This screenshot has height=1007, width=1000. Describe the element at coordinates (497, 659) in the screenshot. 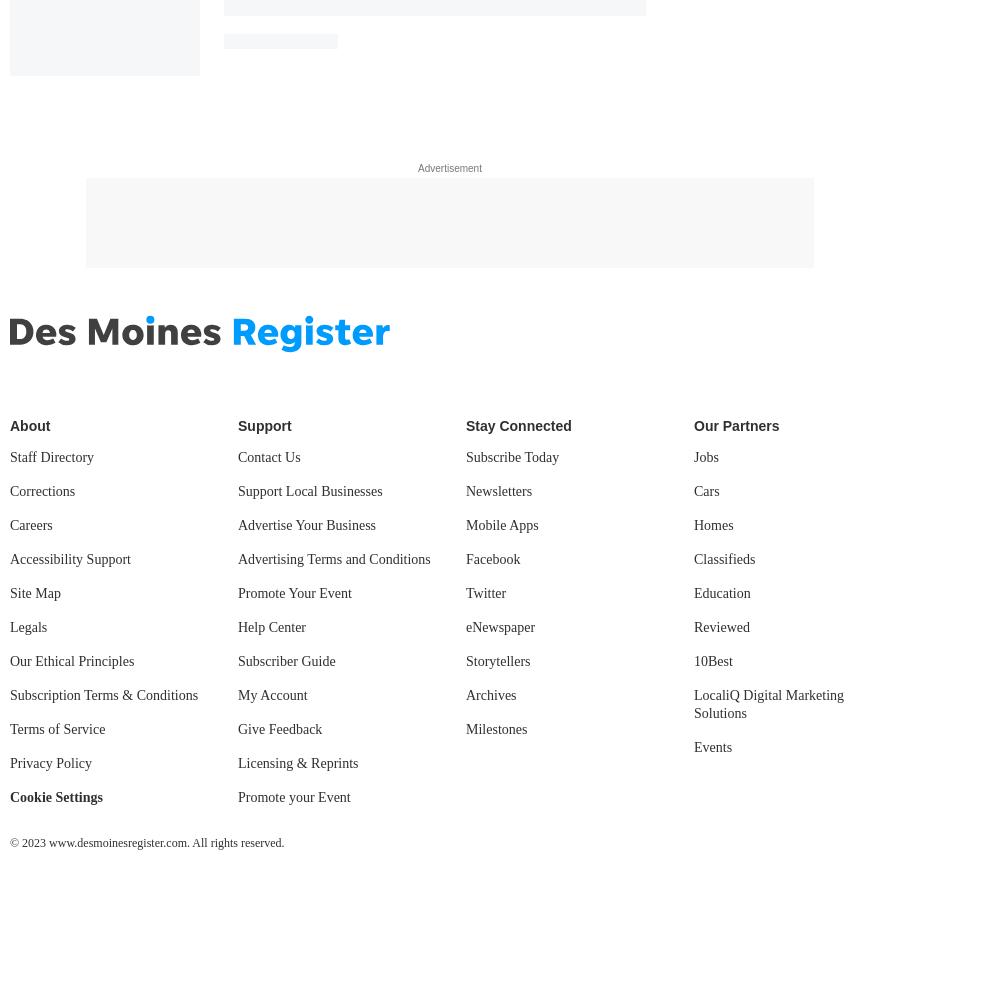

I see `'Storytellers'` at that location.